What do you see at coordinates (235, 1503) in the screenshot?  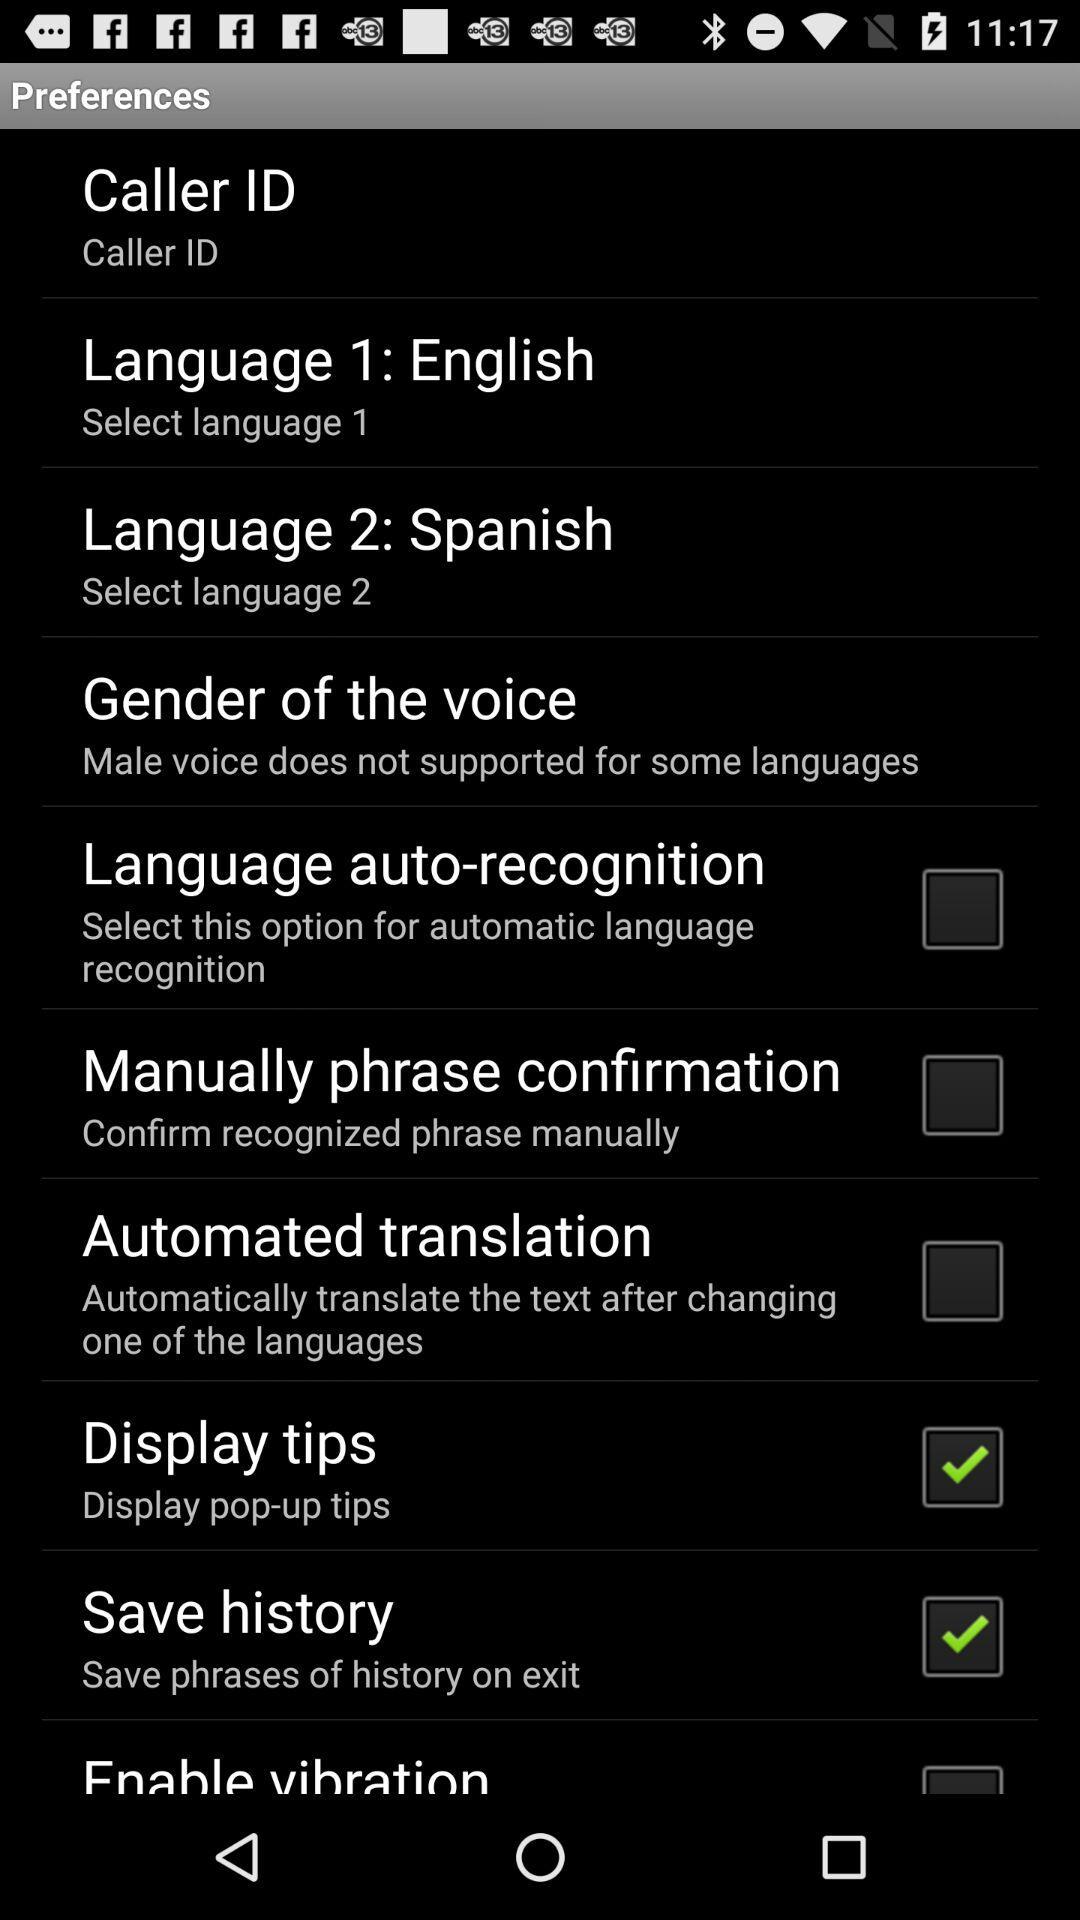 I see `the icon below display tips` at bounding box center [235, 1503].